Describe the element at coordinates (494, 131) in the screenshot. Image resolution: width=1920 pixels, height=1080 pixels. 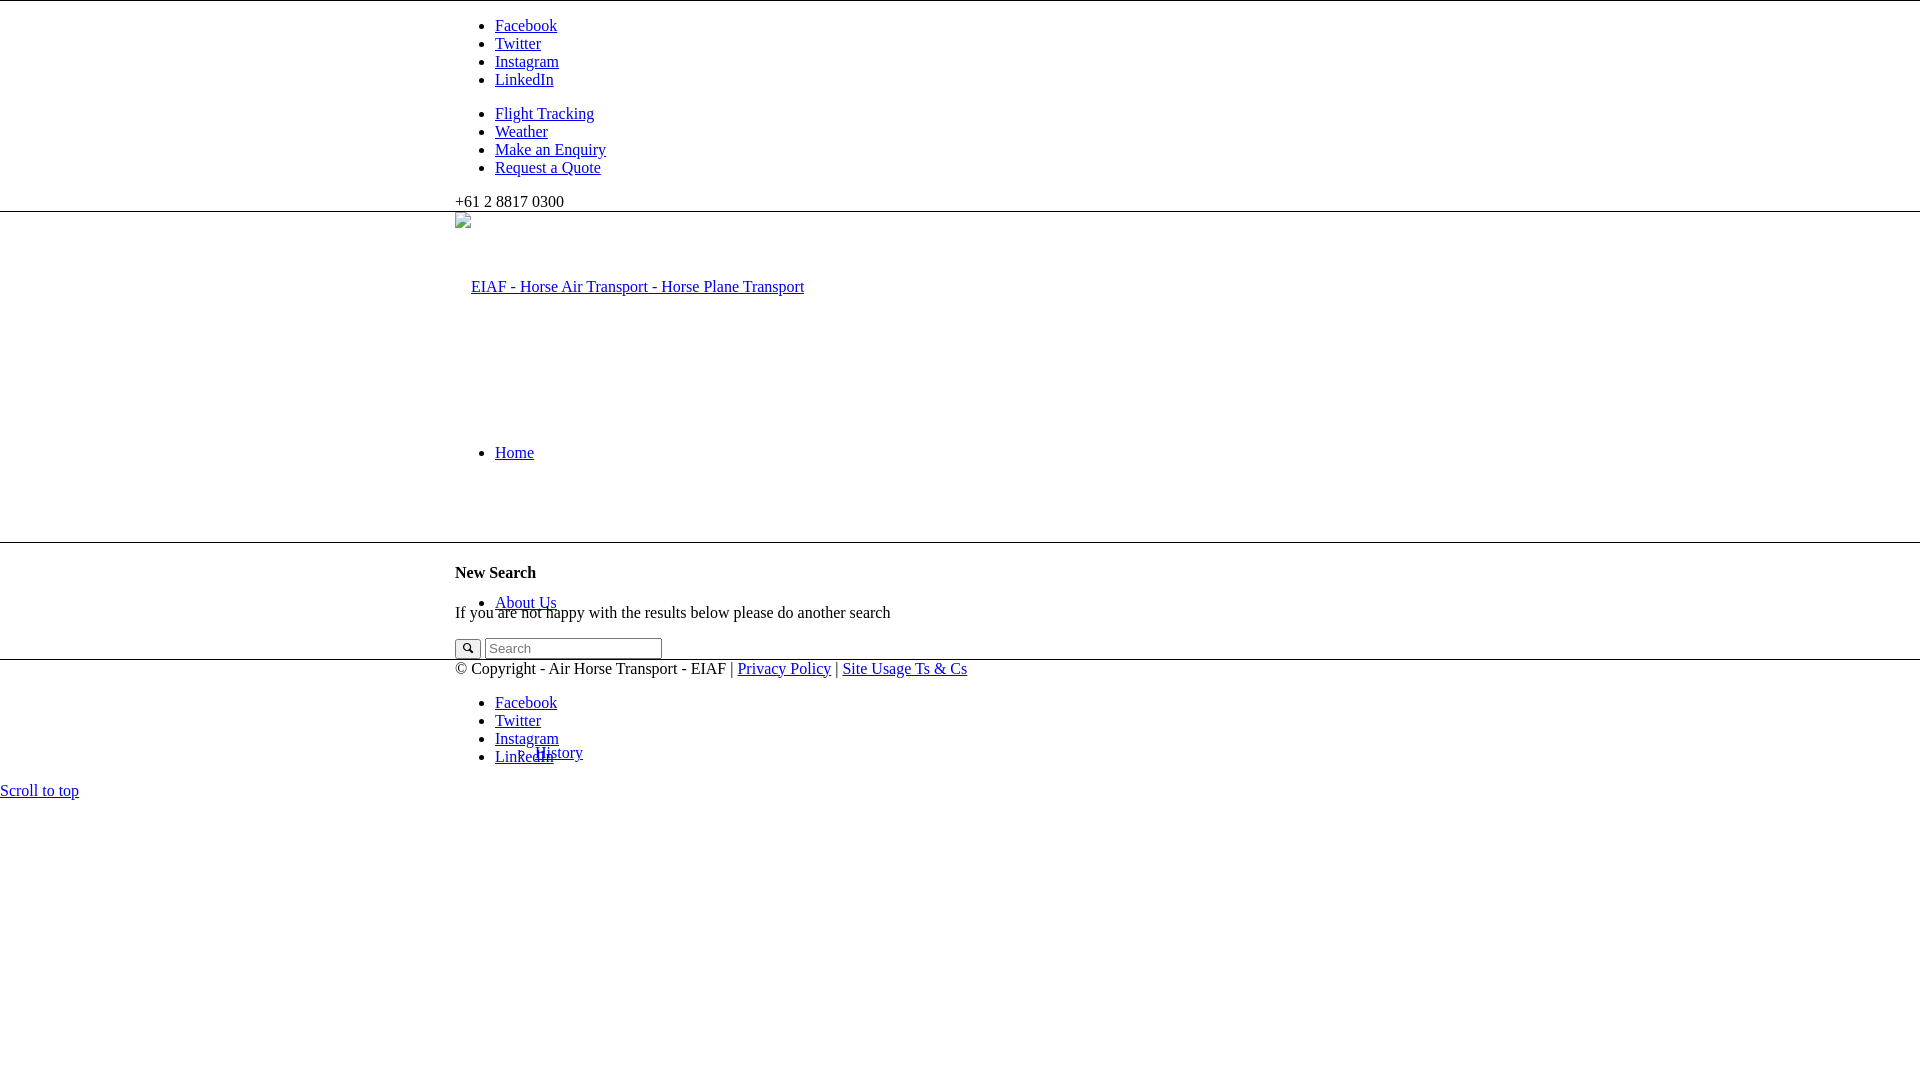
I see `'Weather'` at that location.